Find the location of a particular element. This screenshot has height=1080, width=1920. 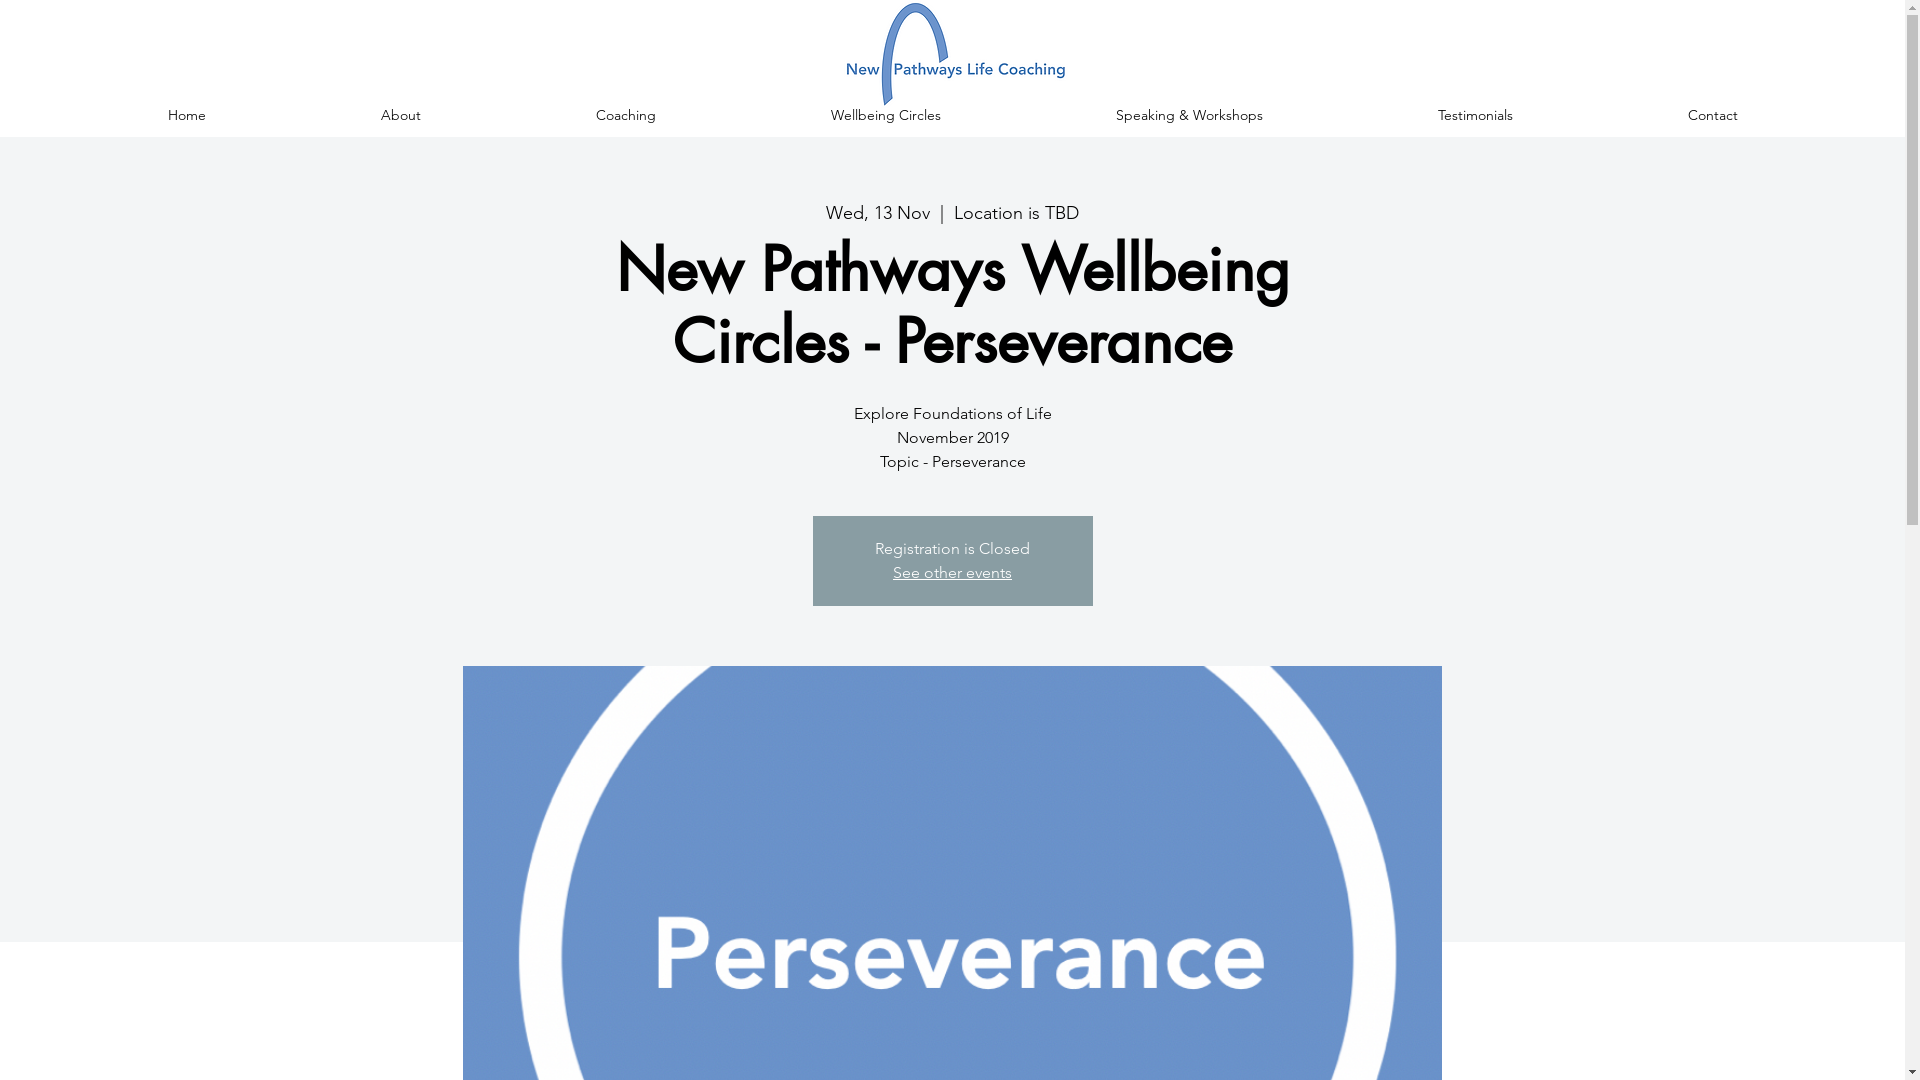

'Coaching' is located at coordinates (624, 115).